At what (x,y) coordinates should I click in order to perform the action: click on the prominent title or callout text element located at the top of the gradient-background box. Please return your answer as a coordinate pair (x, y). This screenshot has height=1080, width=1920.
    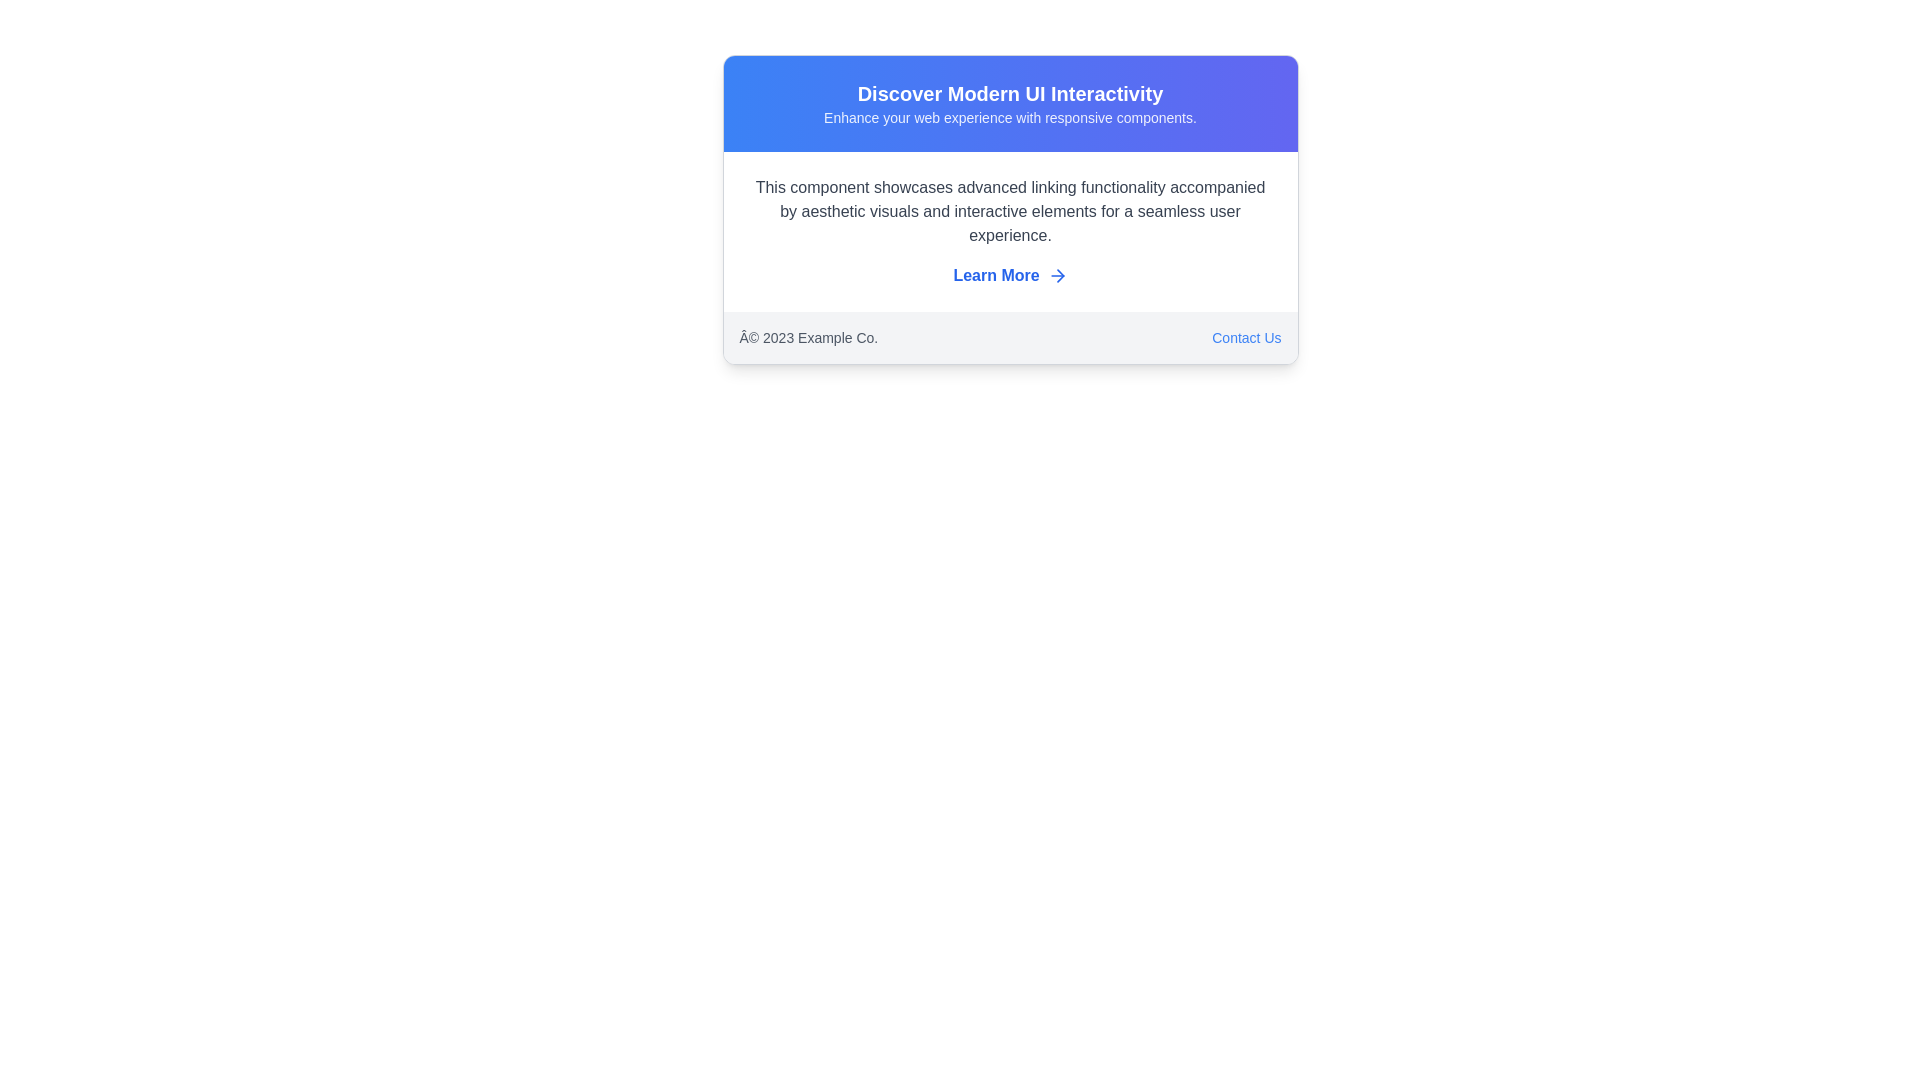
    Looking at the image, I should click on (1010, 93).